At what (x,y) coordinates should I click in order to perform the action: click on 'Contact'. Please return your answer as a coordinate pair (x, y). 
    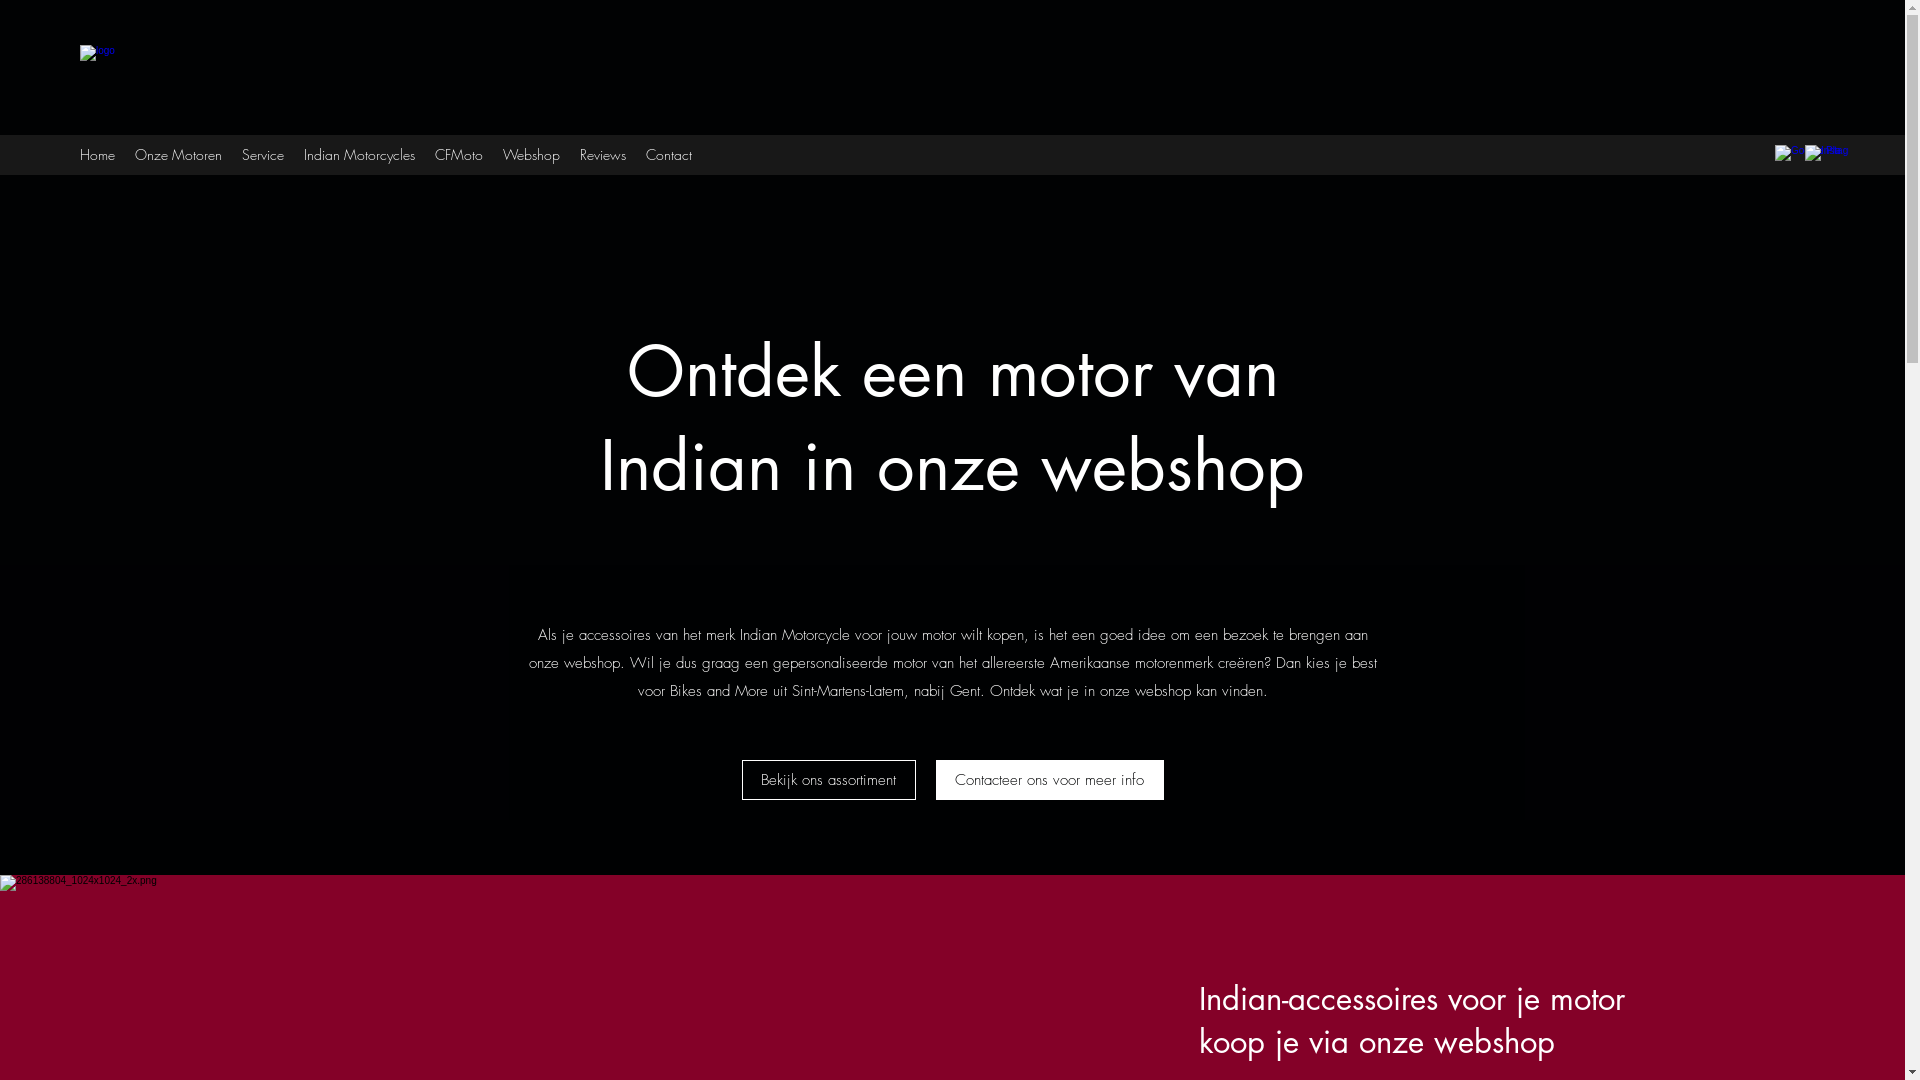
    Looking at the image, I should click on (668, 153).